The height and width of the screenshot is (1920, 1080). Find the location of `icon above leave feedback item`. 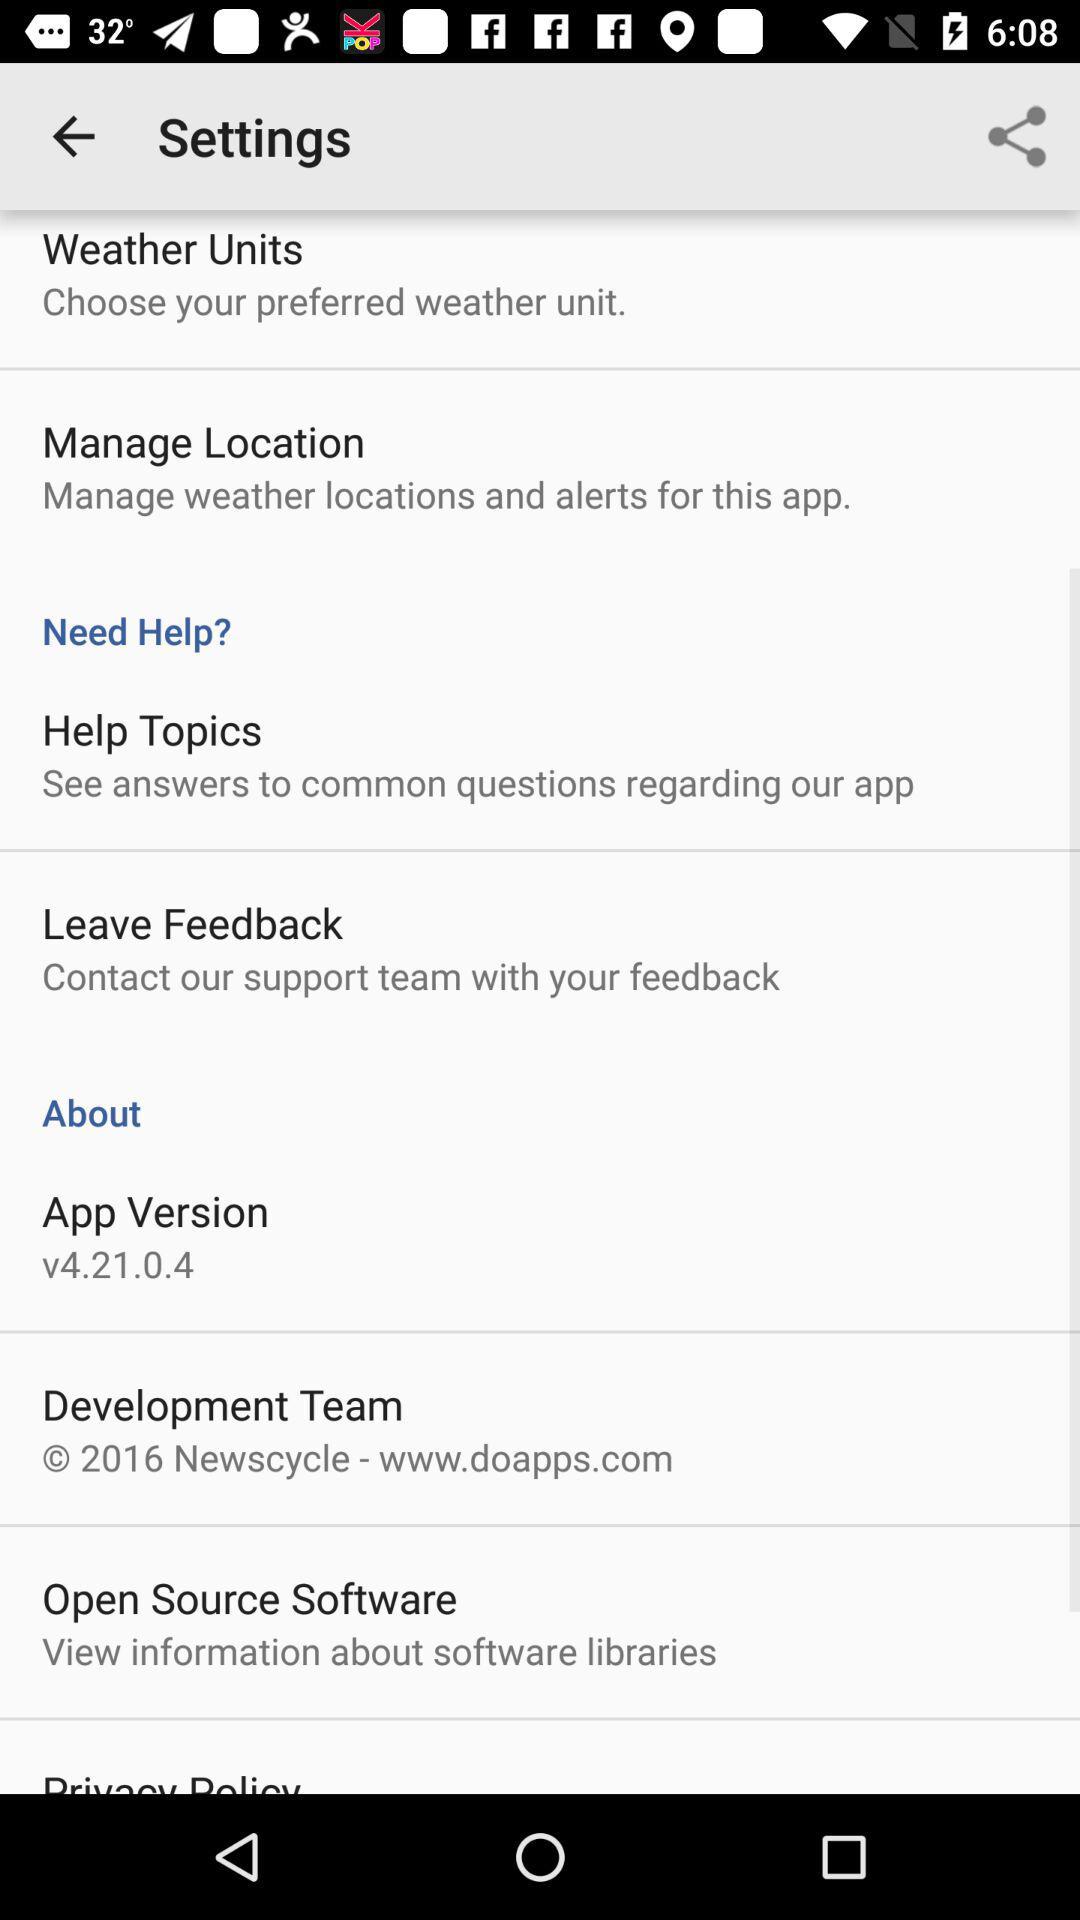

icon above leave feedback item is located at coordinates (478, 781).